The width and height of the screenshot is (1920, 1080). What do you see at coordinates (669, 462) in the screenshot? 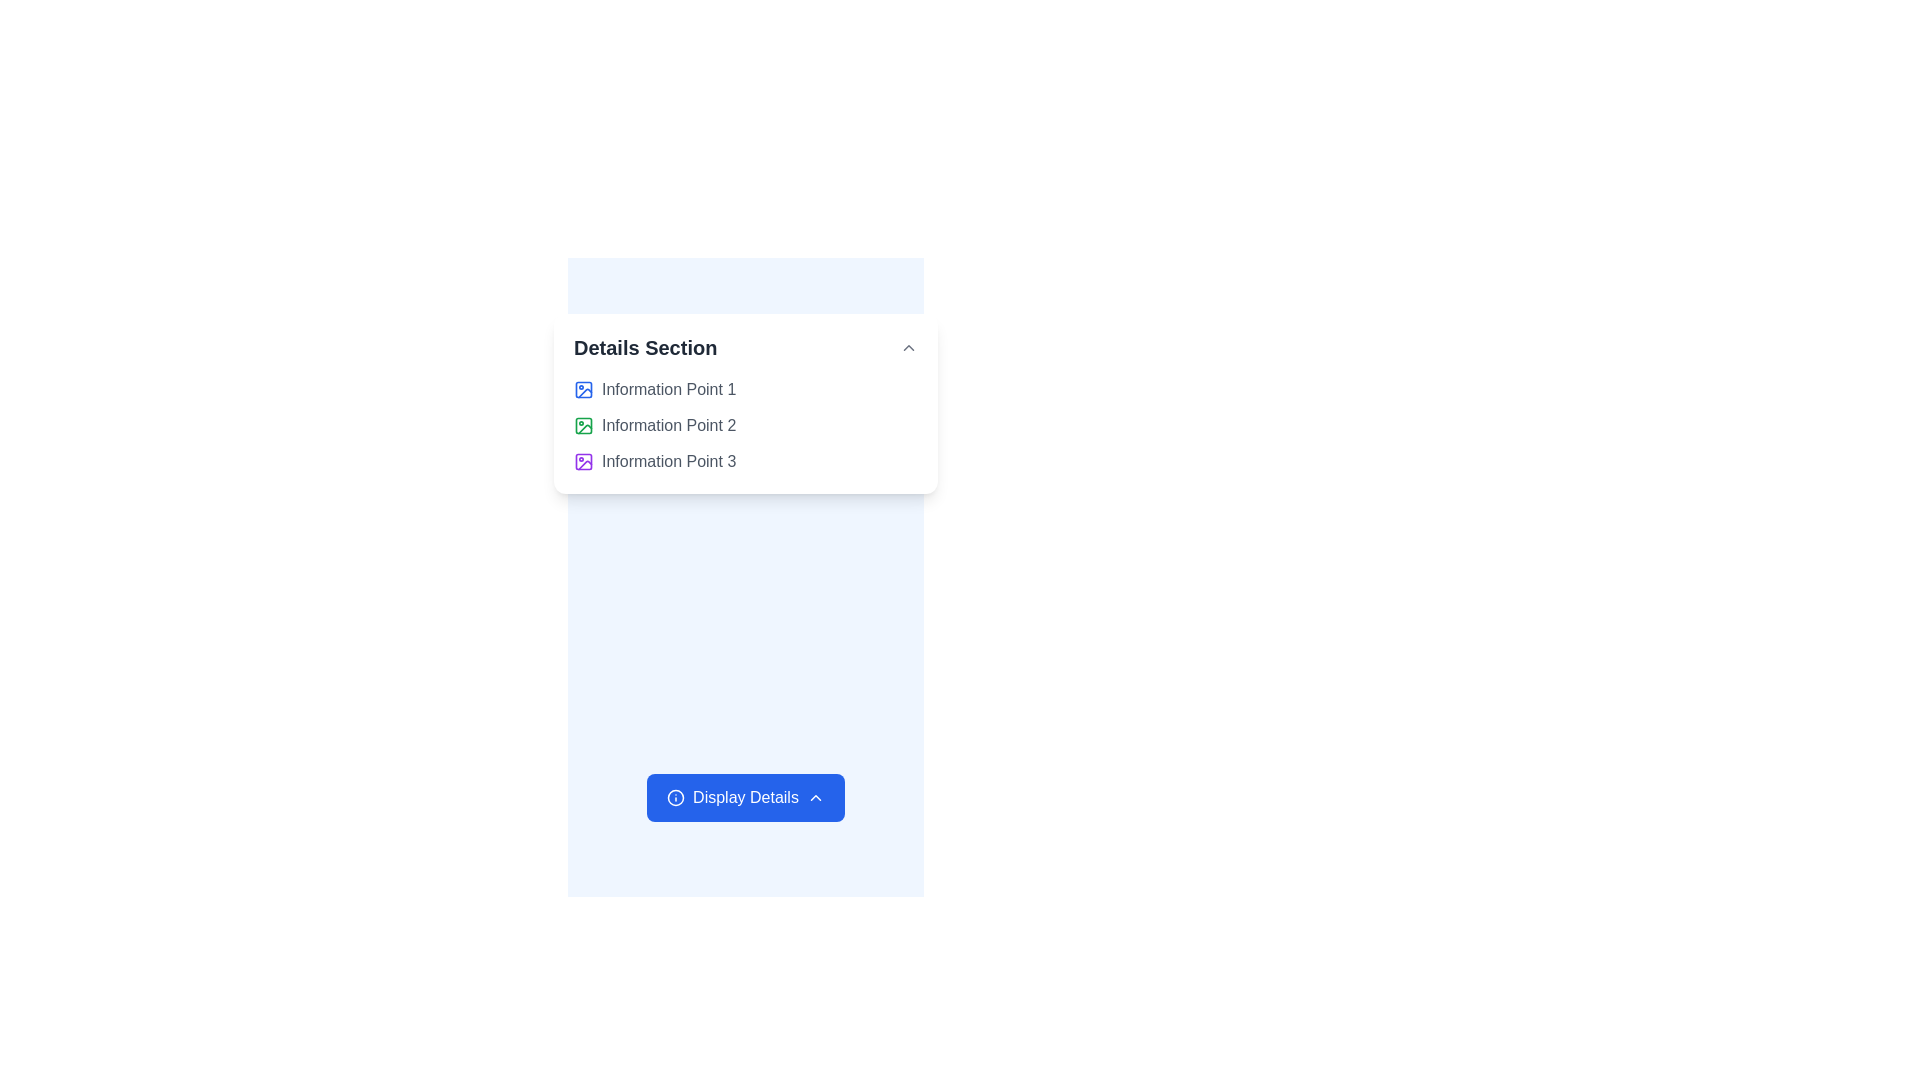
I see `text label displaying 'Information Point 3' which is located at the bottom of the list under the 'Details Section', next to a purple icon` at bounding box center [669, 462].